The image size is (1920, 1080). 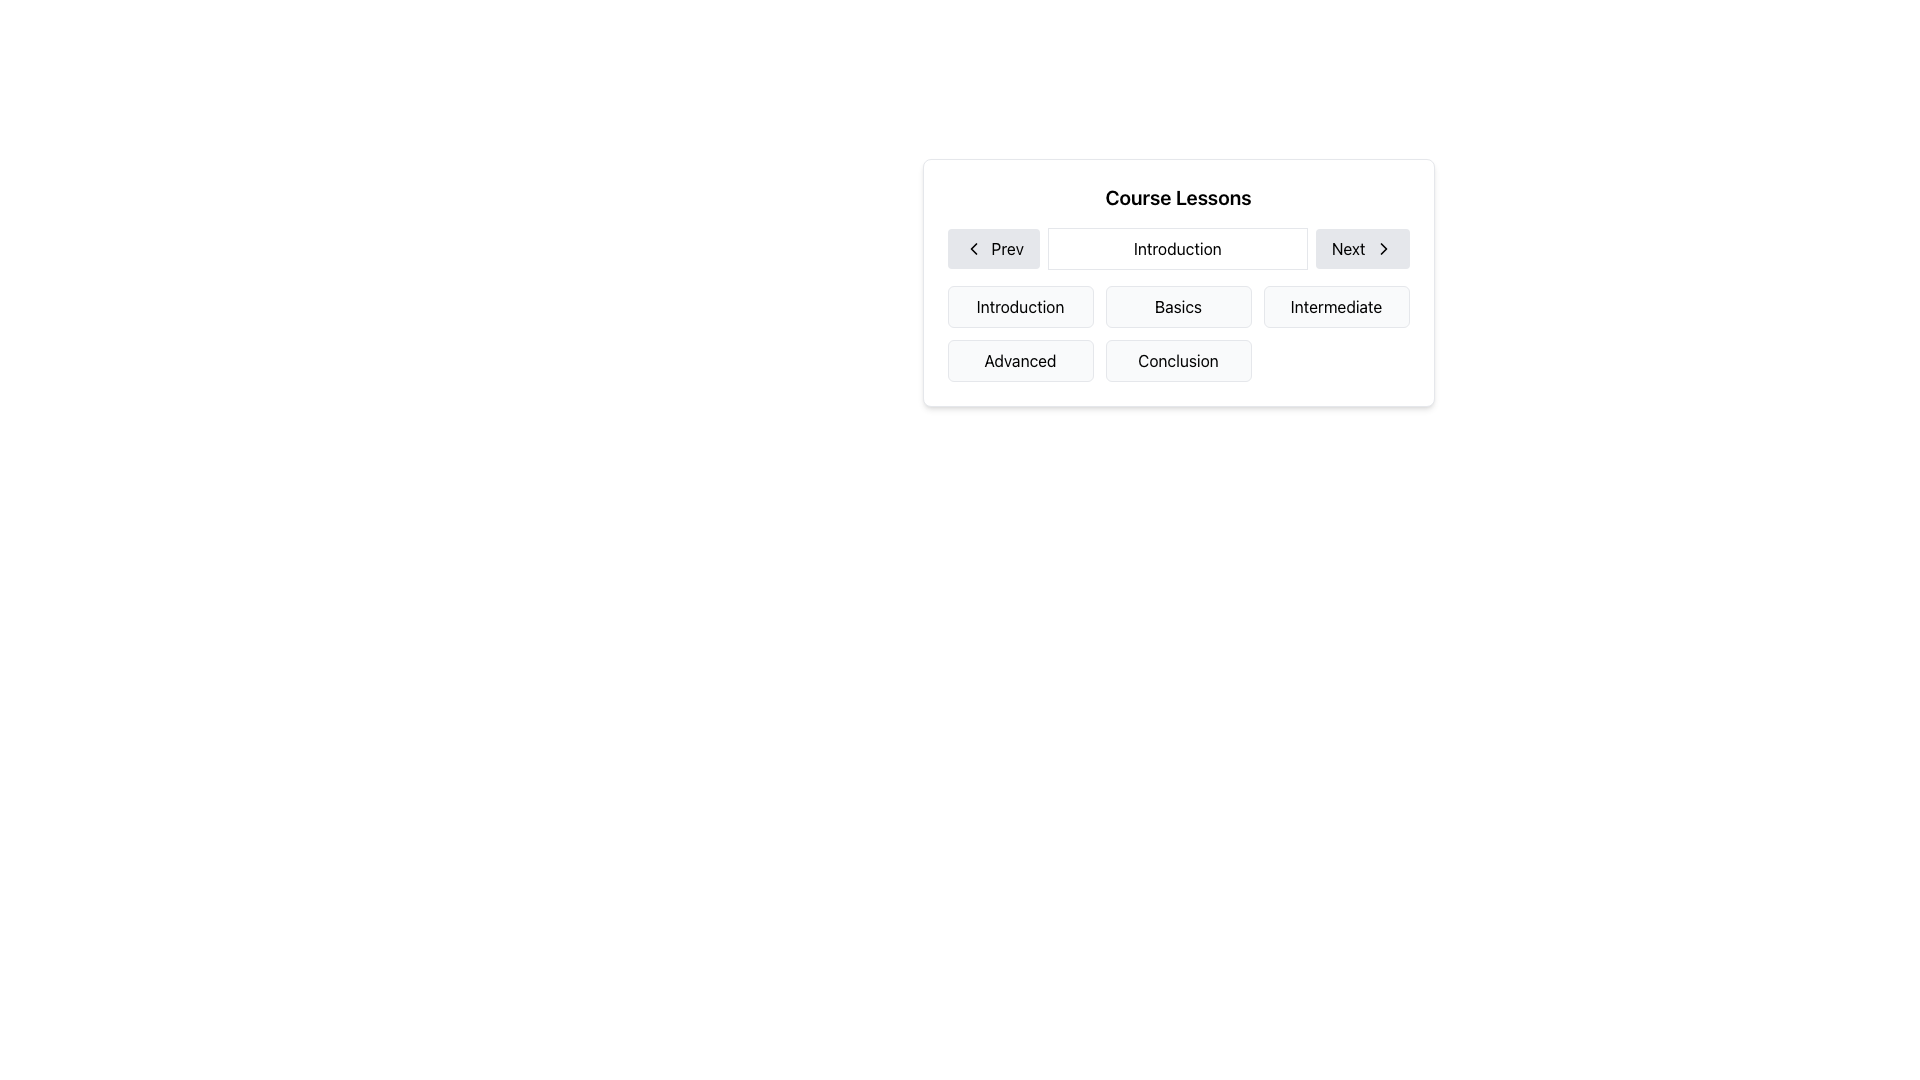 What do you see at coordinates (1177, 248) in the screenshot?
I see `the 'Introduction' button located between the 'Prev' and 'Next' buttons in the upper section of the interface` at bounding box center [1177, 248].